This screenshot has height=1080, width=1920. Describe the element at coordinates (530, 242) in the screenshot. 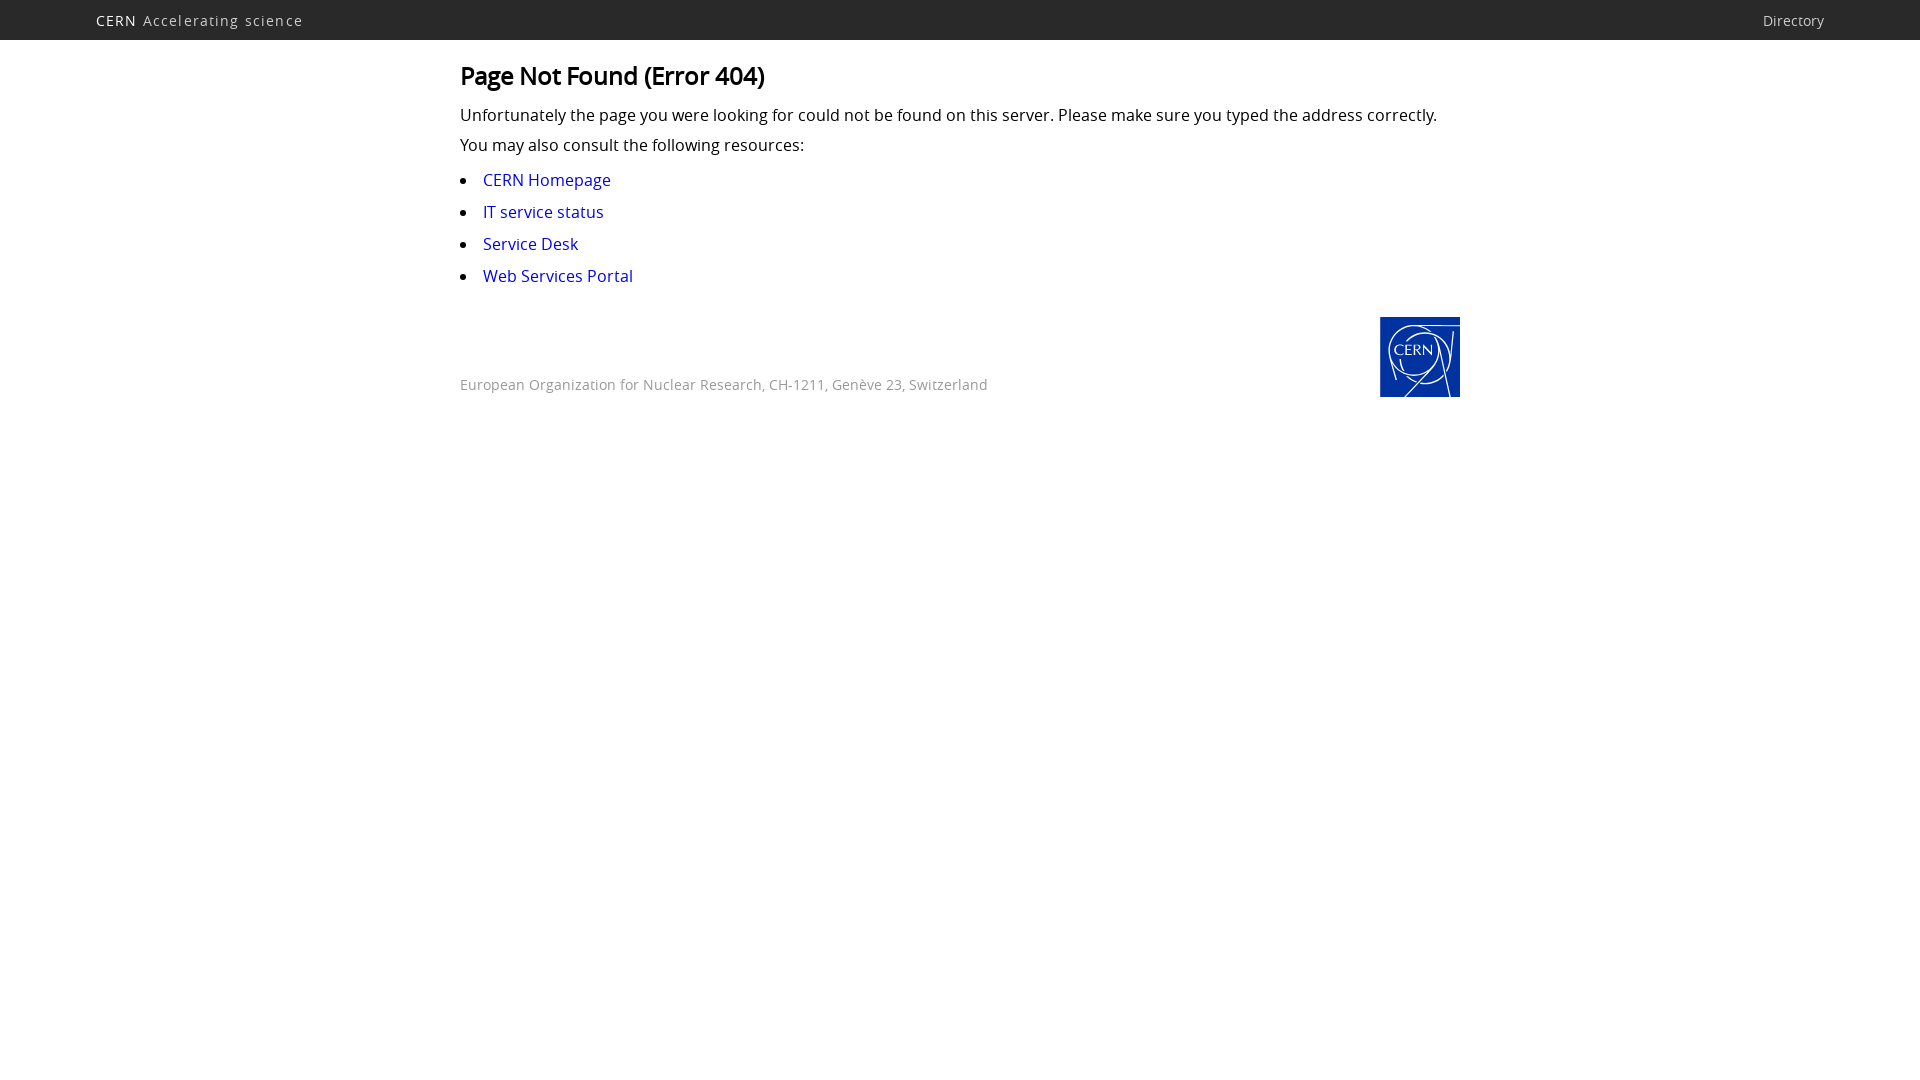

I see `'Service Desk'` at that location.